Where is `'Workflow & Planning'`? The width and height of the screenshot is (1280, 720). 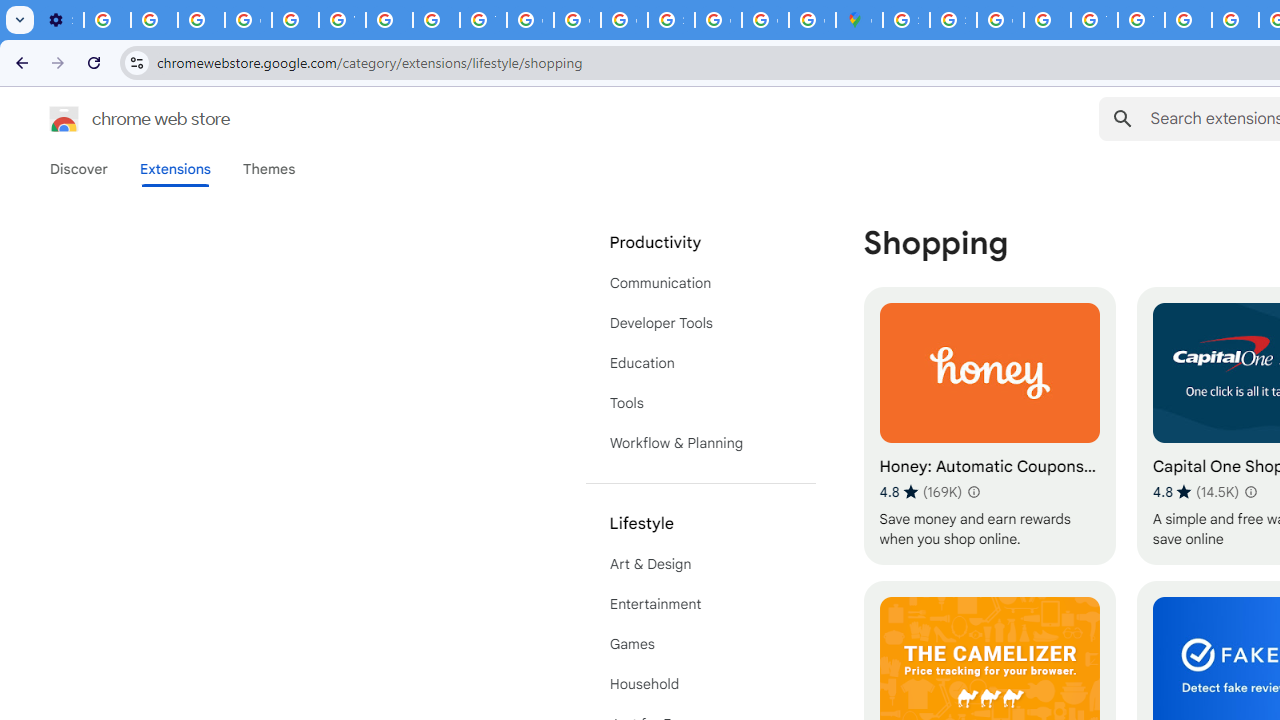
'Workflow & Planning' is located at coordinates (700, 442).